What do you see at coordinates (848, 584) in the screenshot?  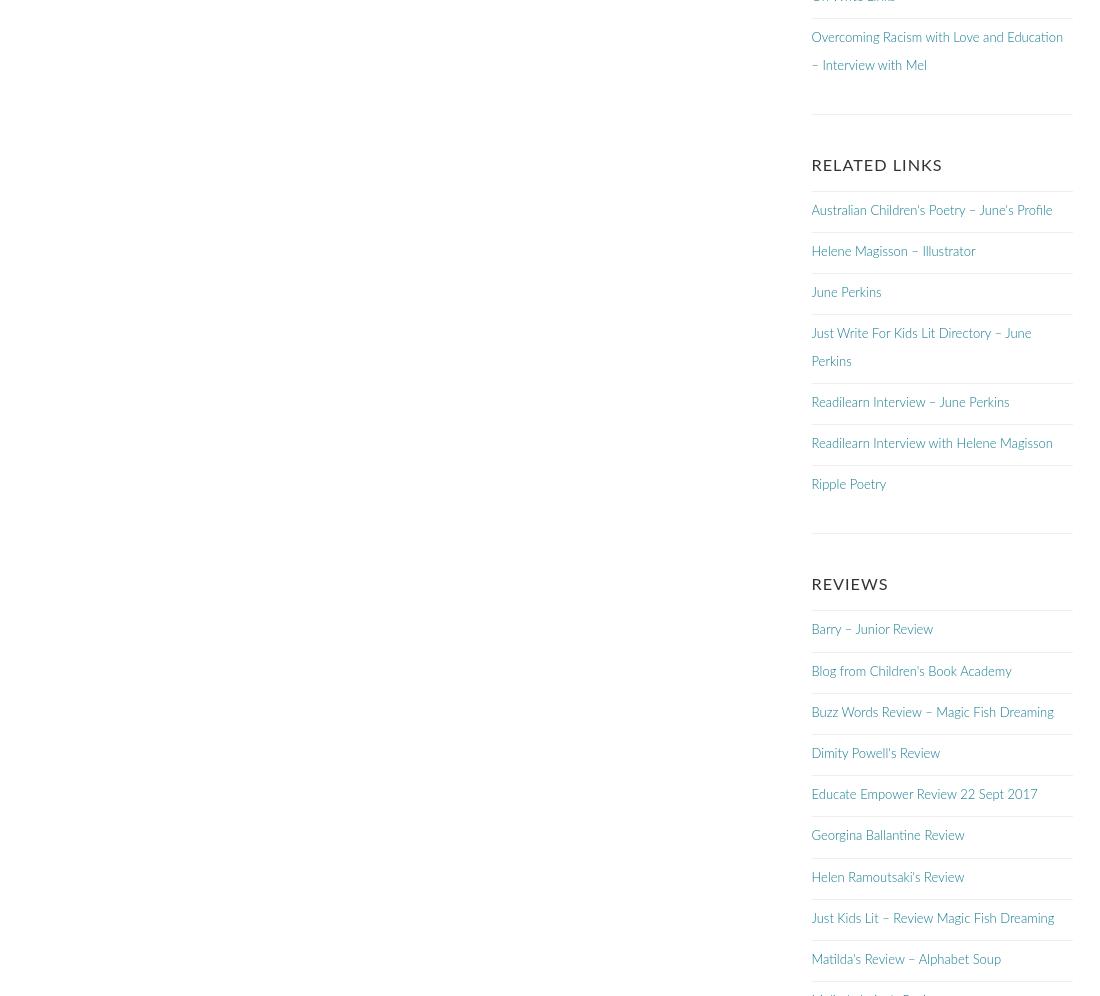 I see `'Reviews'` at bounding box center [848, 584].